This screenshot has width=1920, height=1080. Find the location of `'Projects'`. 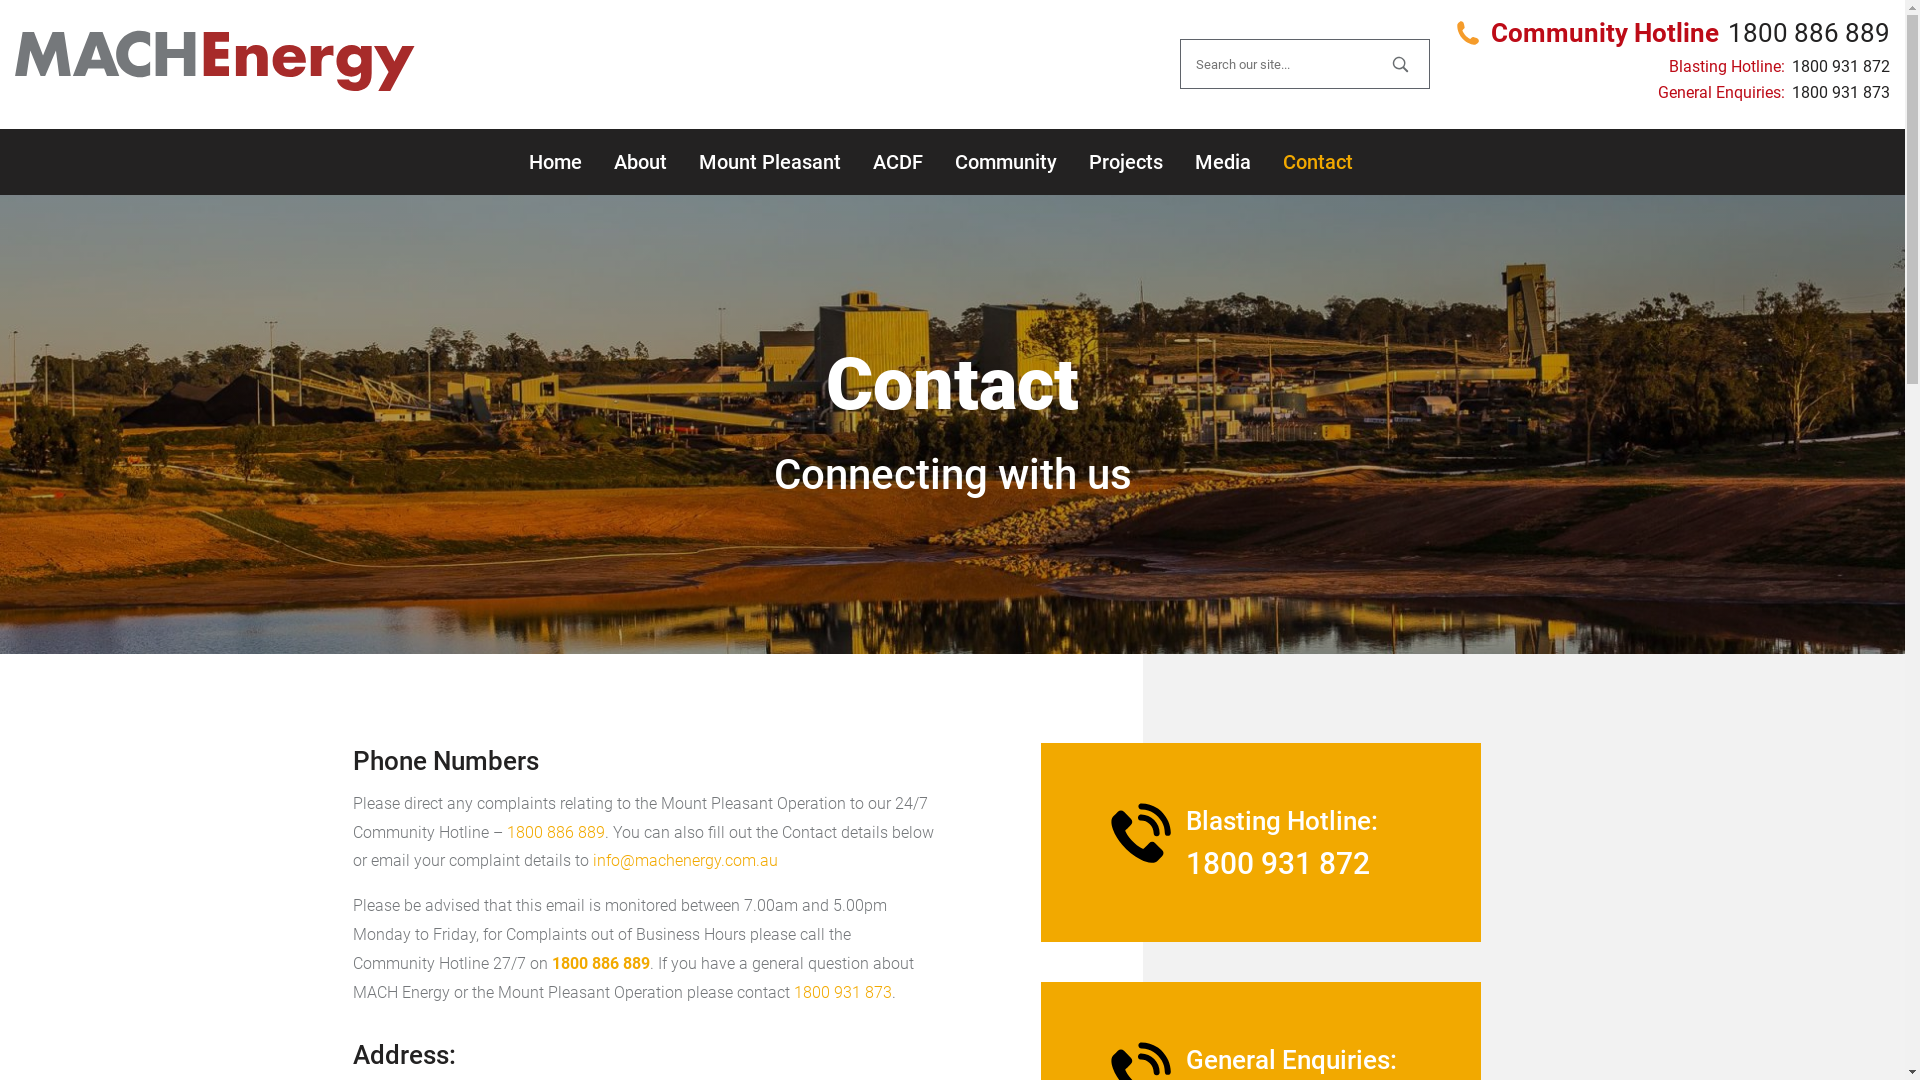

'Projects' is located at coordinates (1124, 161).